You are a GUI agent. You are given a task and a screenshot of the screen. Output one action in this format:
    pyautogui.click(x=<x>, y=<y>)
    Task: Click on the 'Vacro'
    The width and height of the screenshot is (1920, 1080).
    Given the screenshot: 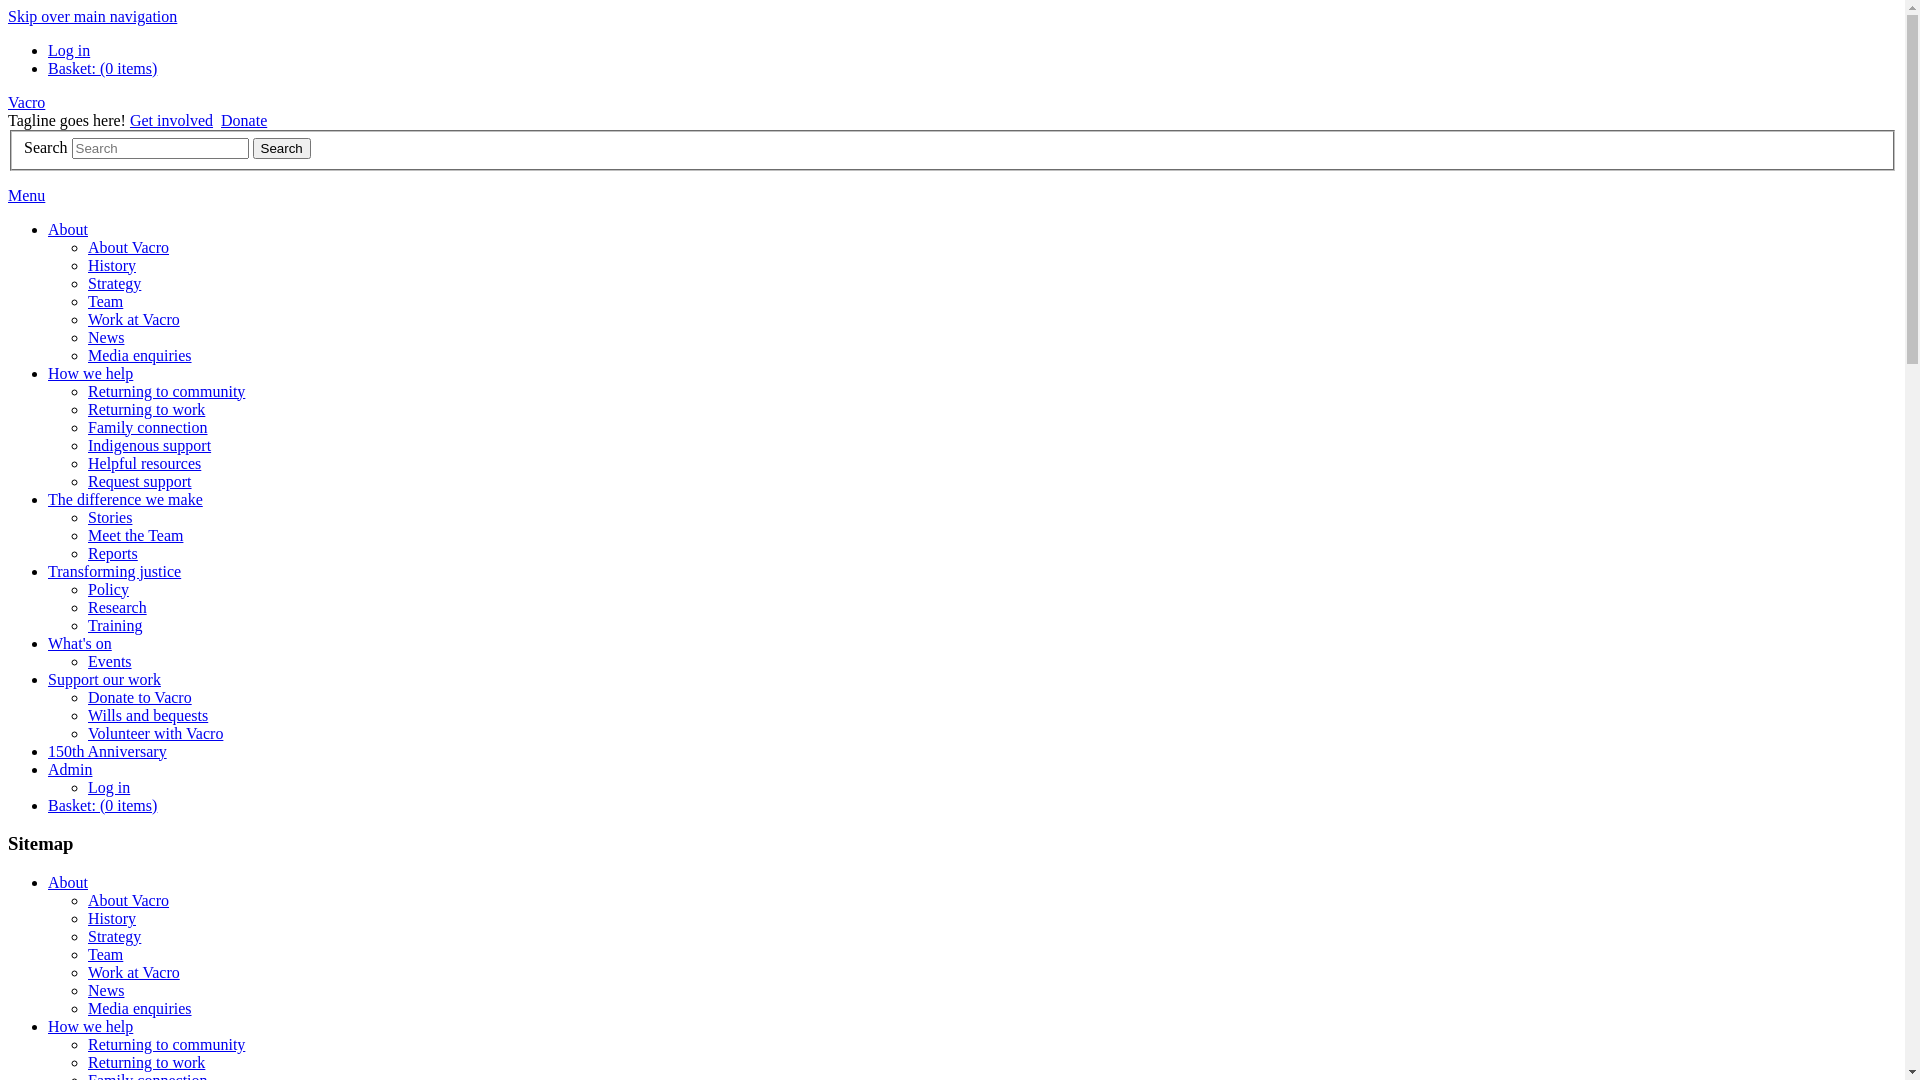 What is the action you would take?
    pyautogui.click(x=26, y=102)
    